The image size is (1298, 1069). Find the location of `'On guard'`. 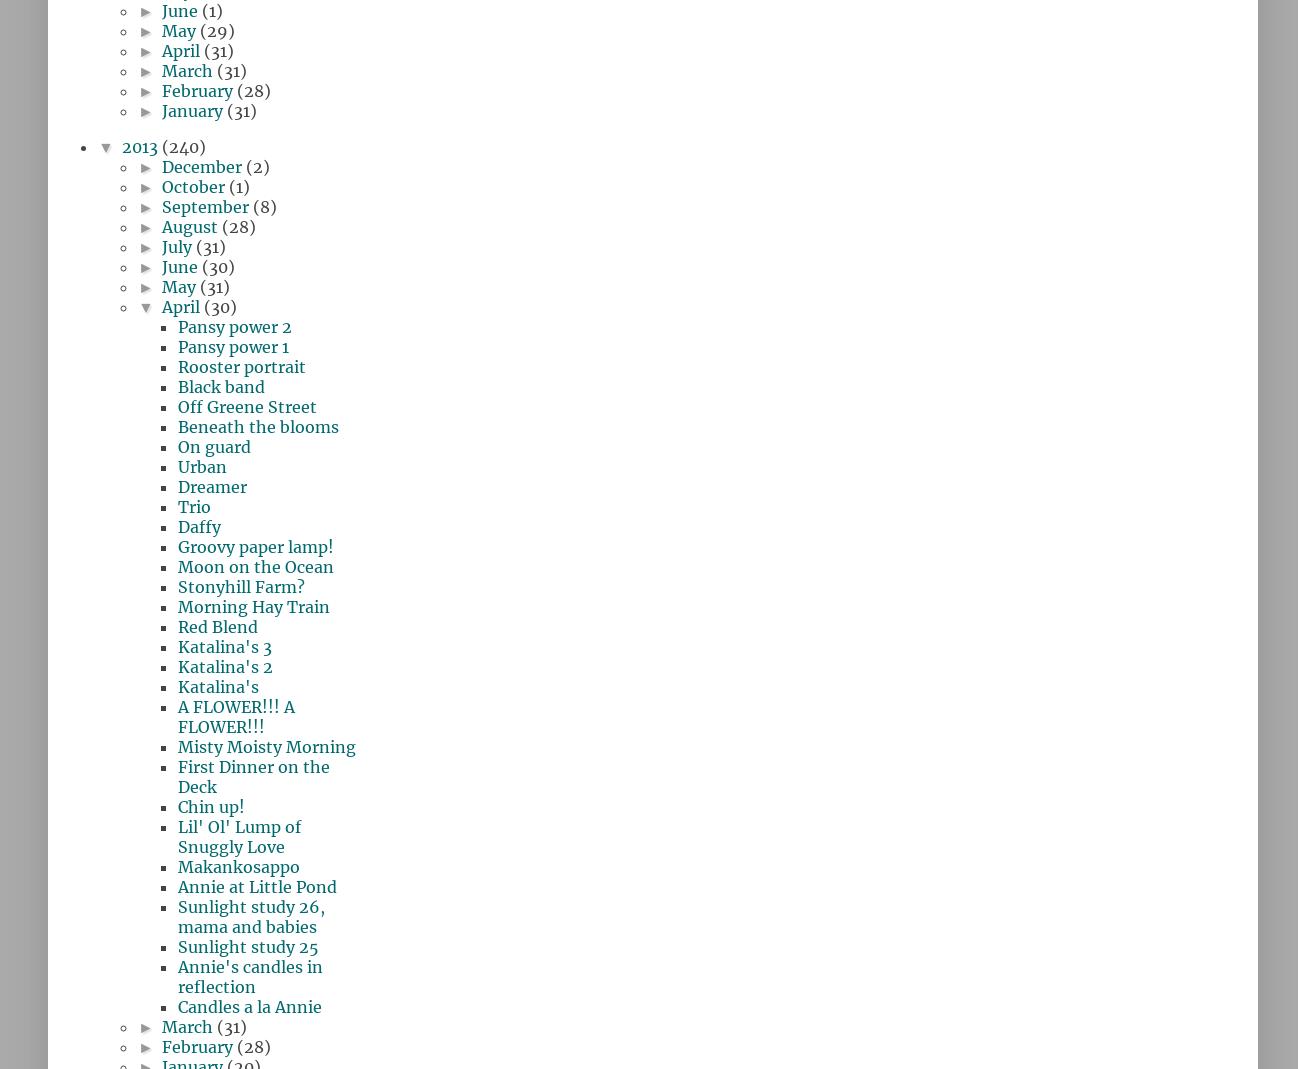

'On guard' is located at coordinates (214, 445).